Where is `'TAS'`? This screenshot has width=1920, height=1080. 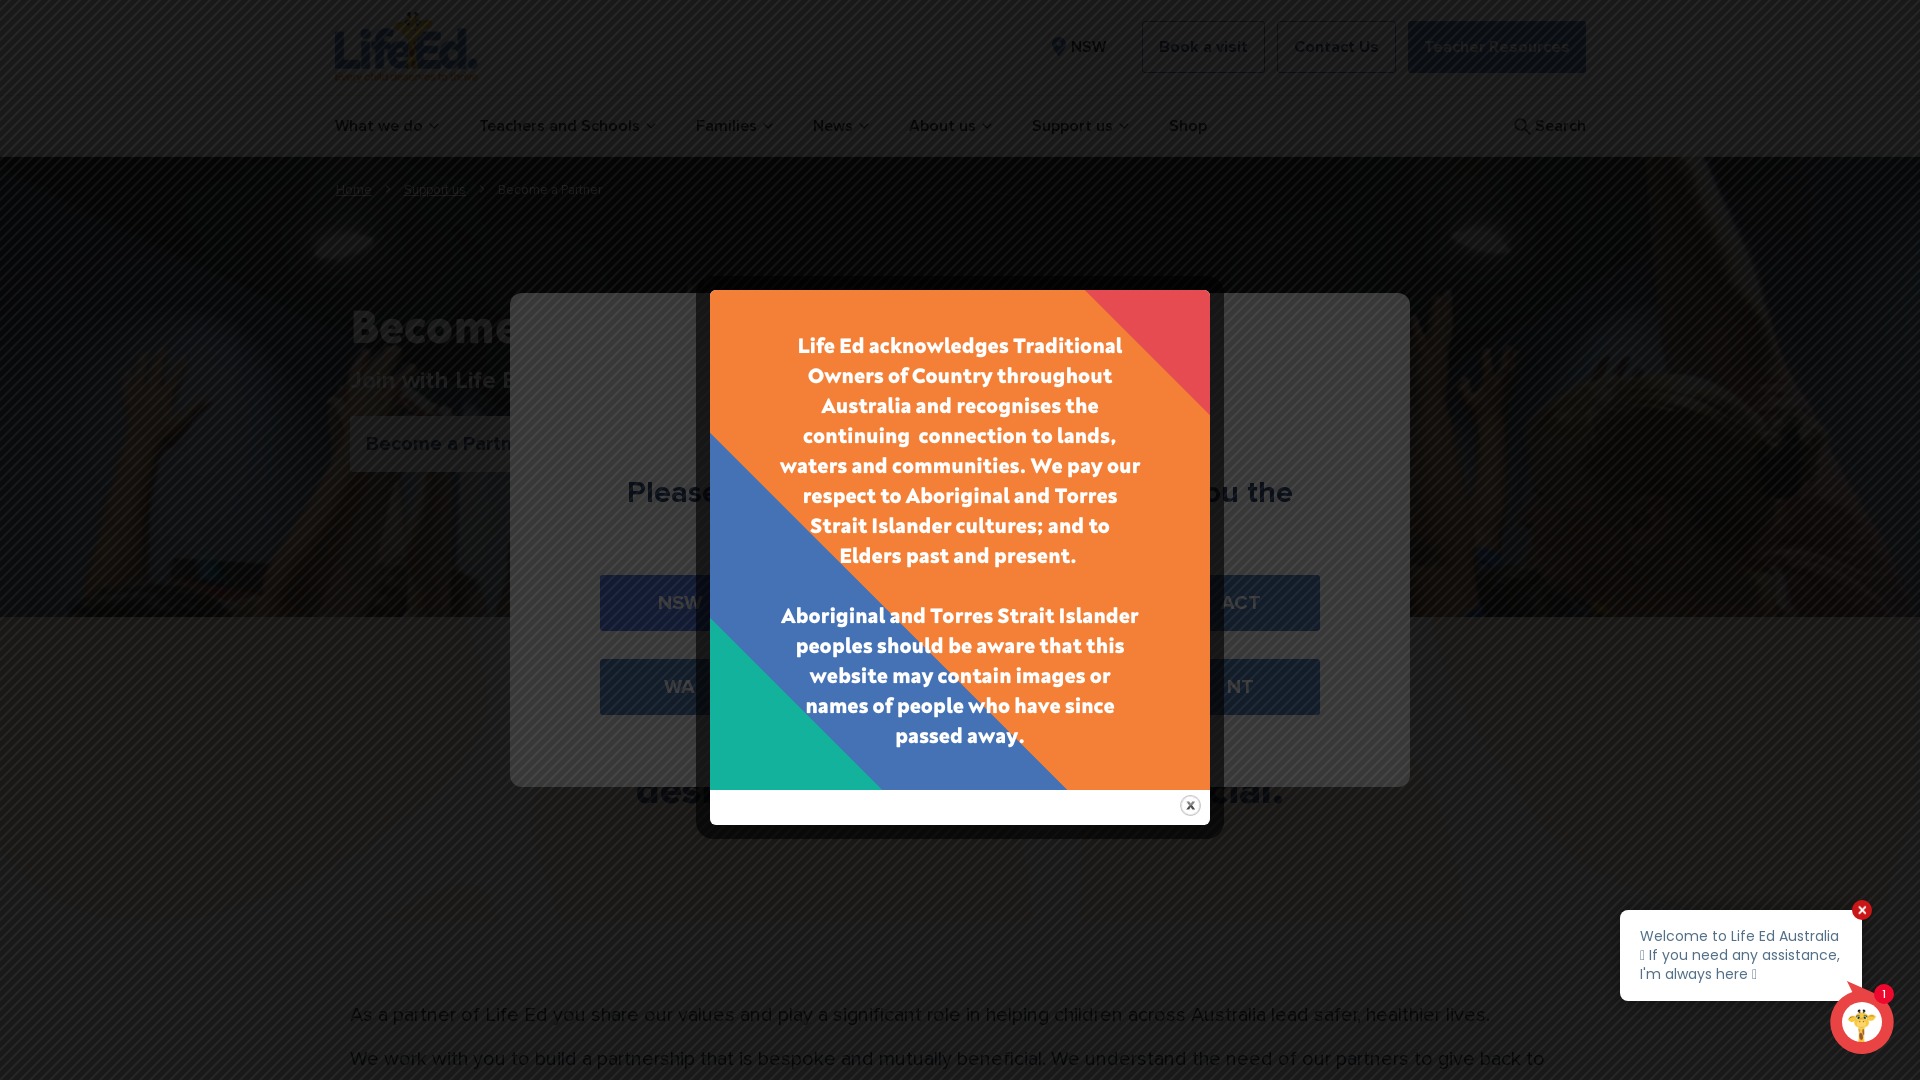 'TAS' is located at coordinates (1052, 685).